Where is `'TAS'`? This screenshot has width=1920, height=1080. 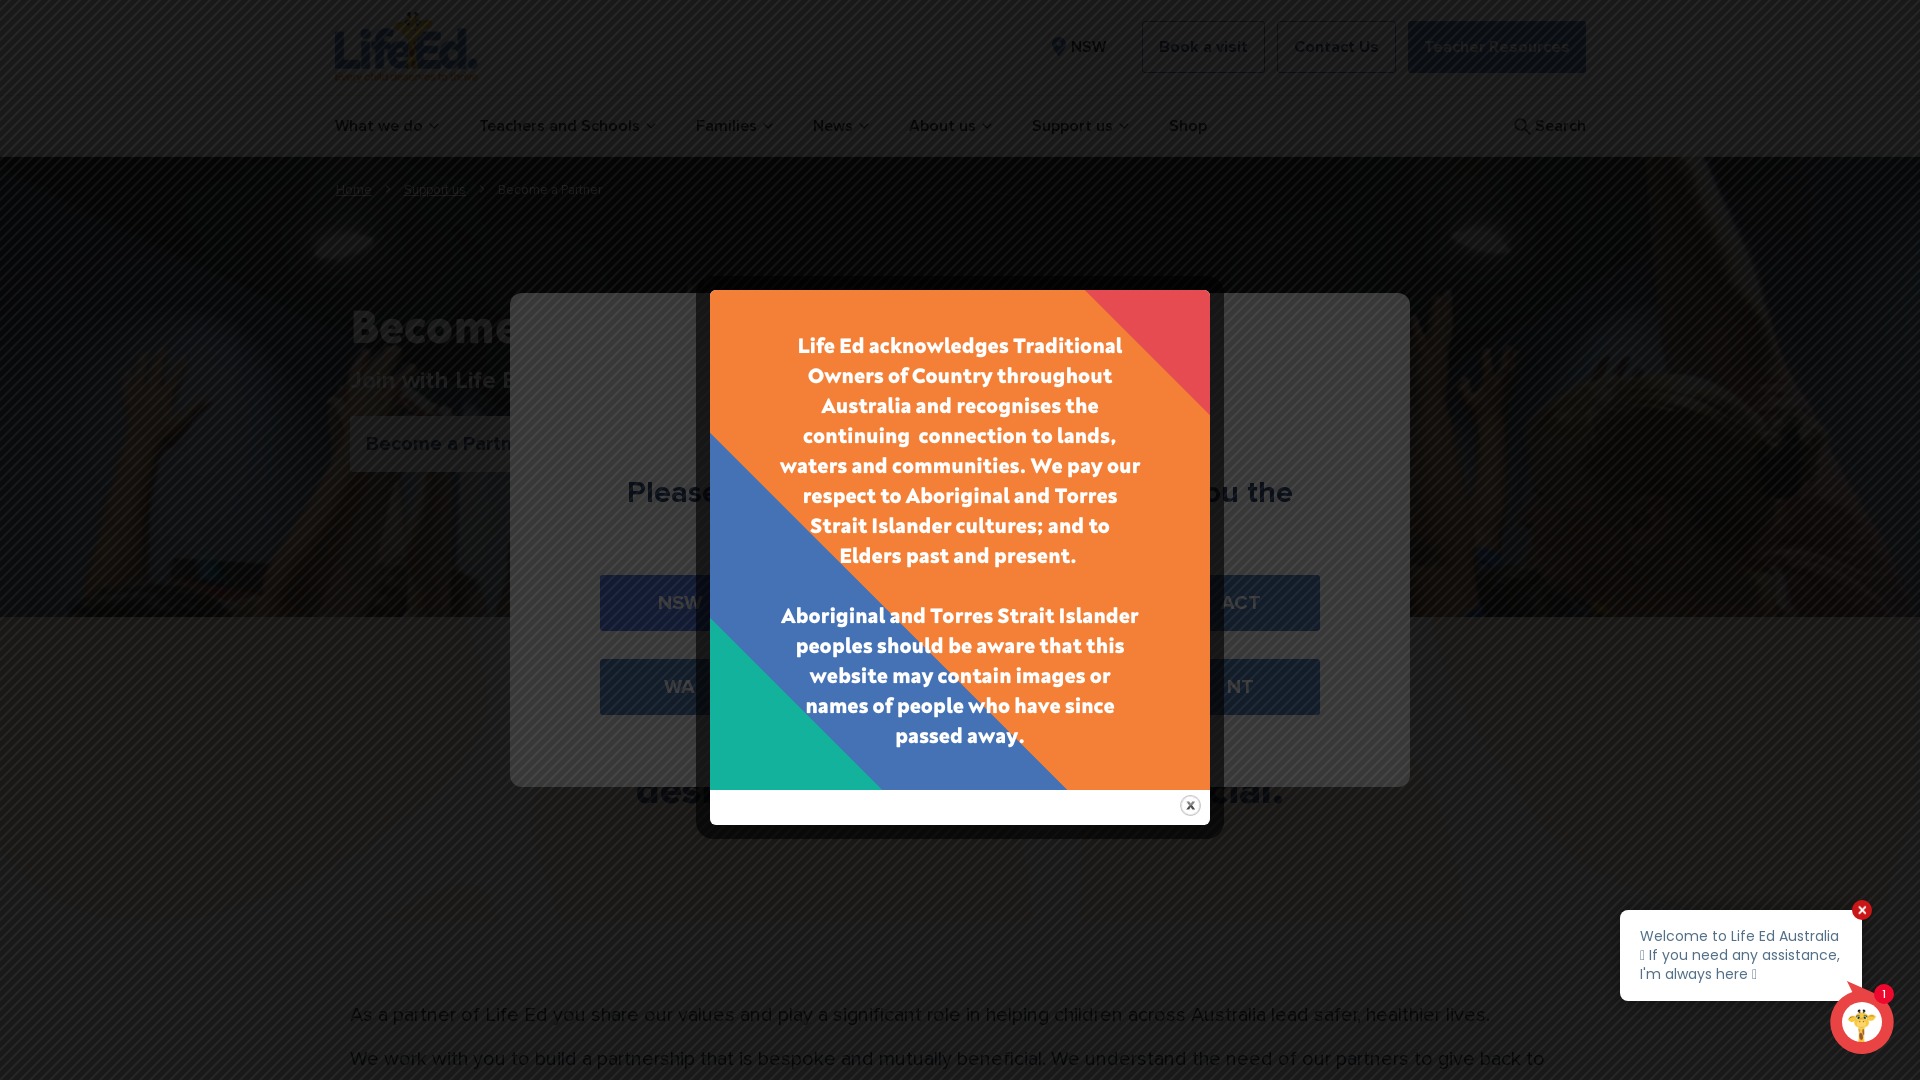 'TAS' is located at coordinates (1052, 685).